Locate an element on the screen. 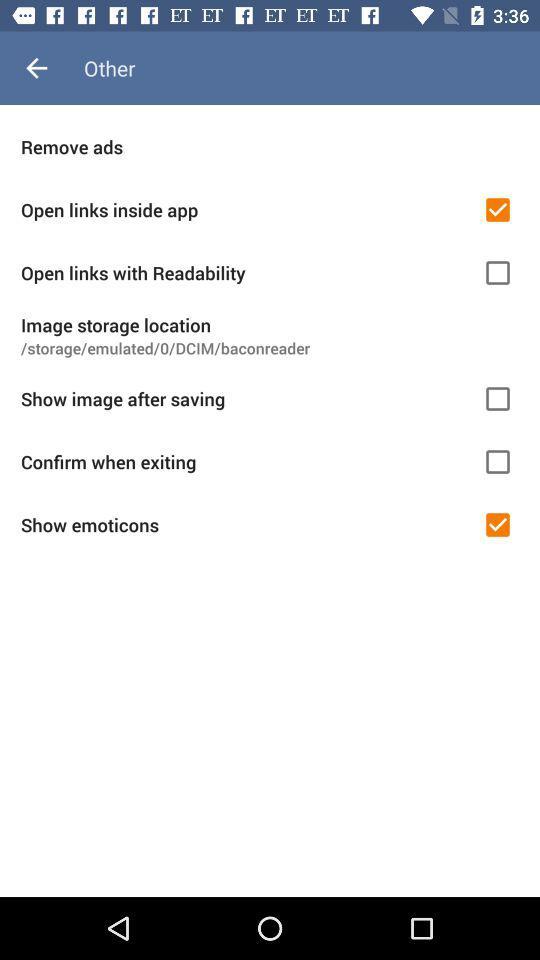  the icon beside the show image after saving is located at coordinates (496, 397).